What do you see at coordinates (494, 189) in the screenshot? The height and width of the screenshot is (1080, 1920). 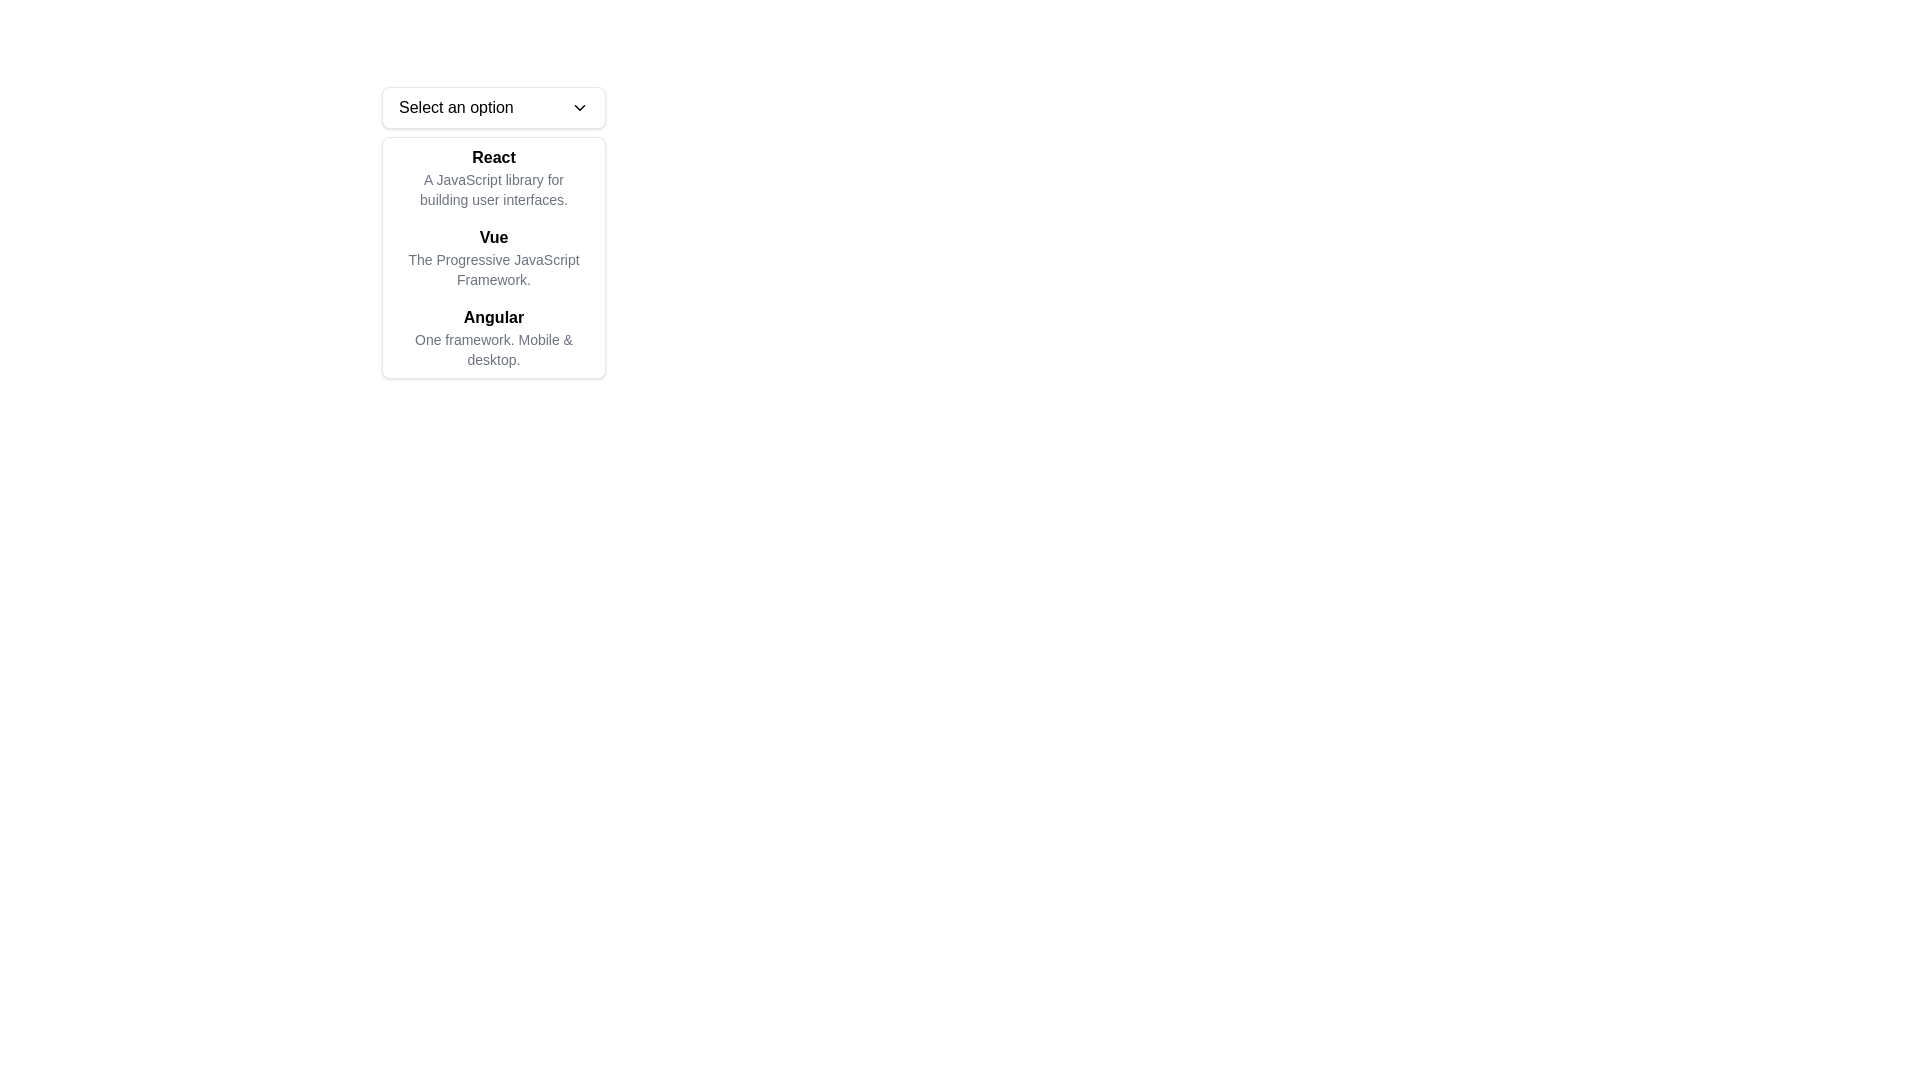 I see `the static text element that provides additional details about the 'React' label in the dropdown menu` at bounding box center [494, 189].